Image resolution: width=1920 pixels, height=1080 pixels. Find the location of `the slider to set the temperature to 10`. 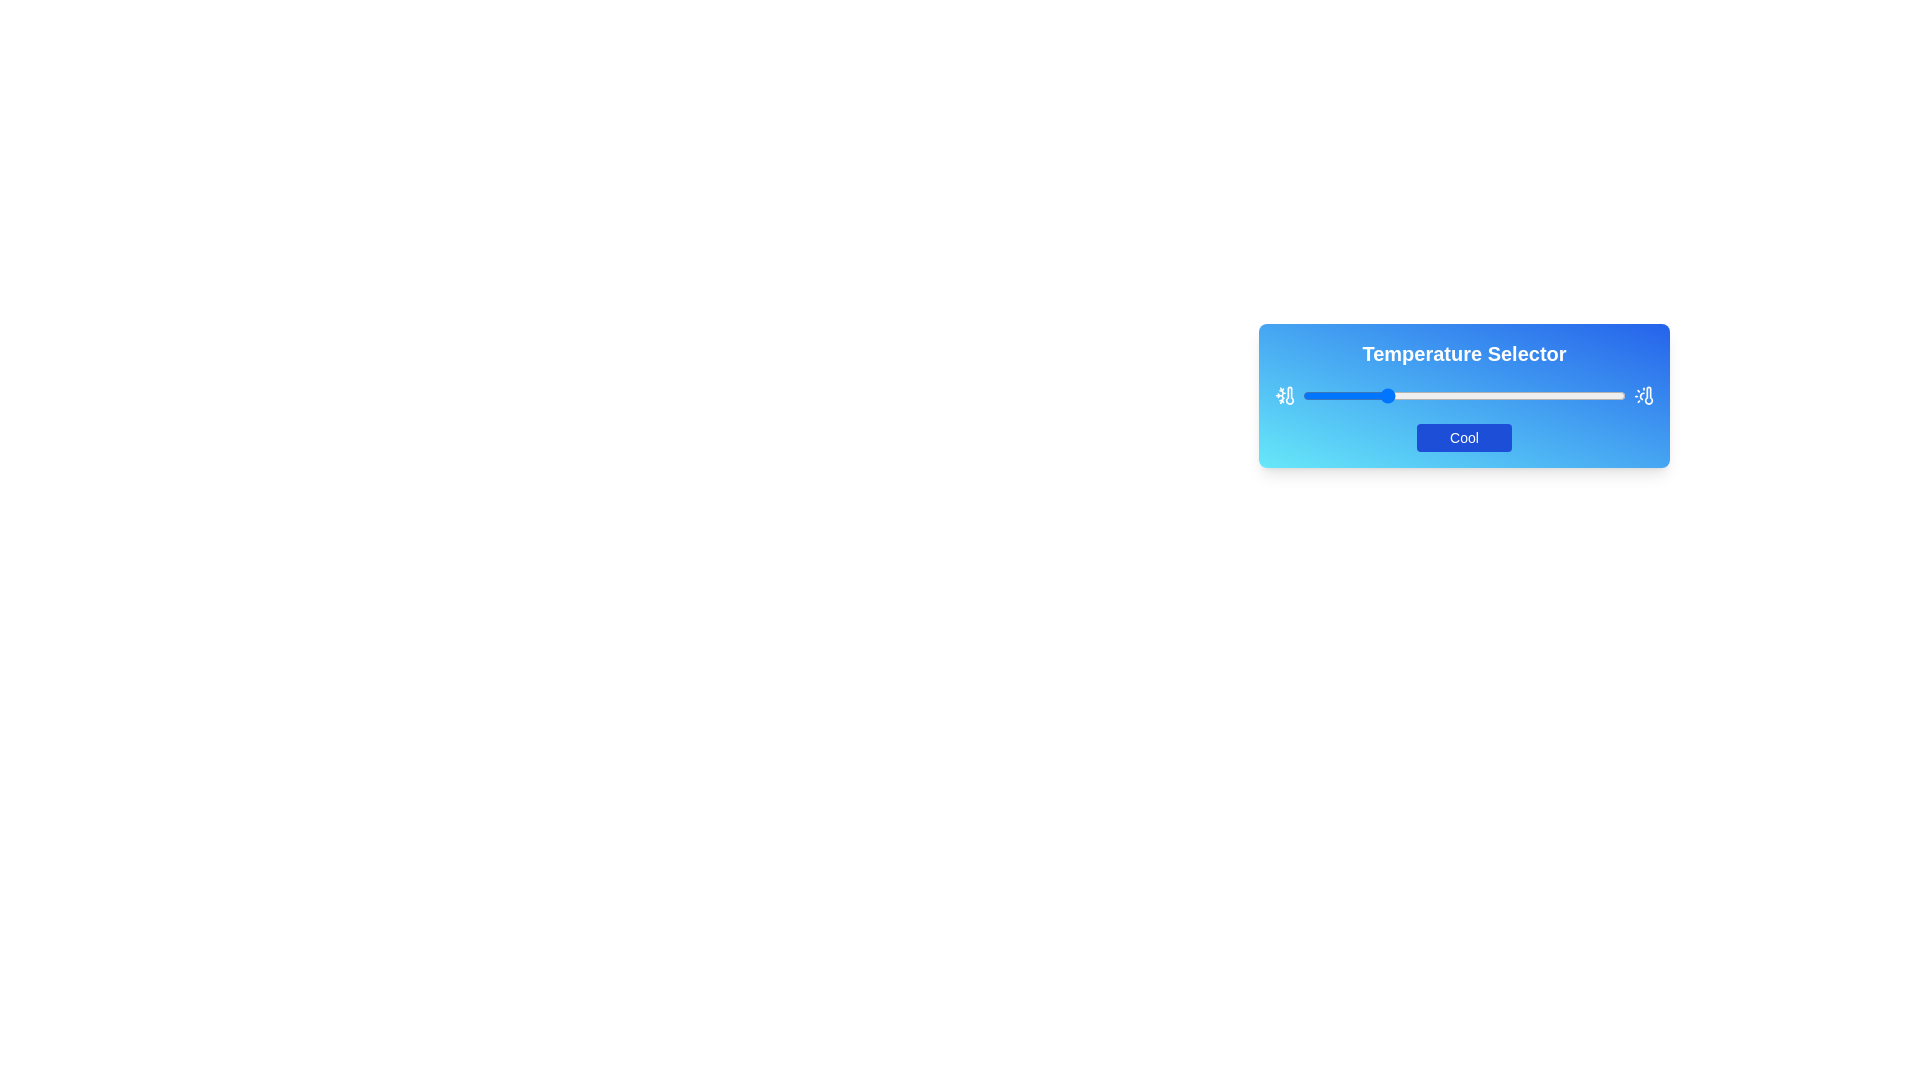

the slider to set the temperature to 10 is located at coordinates (1335, 396).